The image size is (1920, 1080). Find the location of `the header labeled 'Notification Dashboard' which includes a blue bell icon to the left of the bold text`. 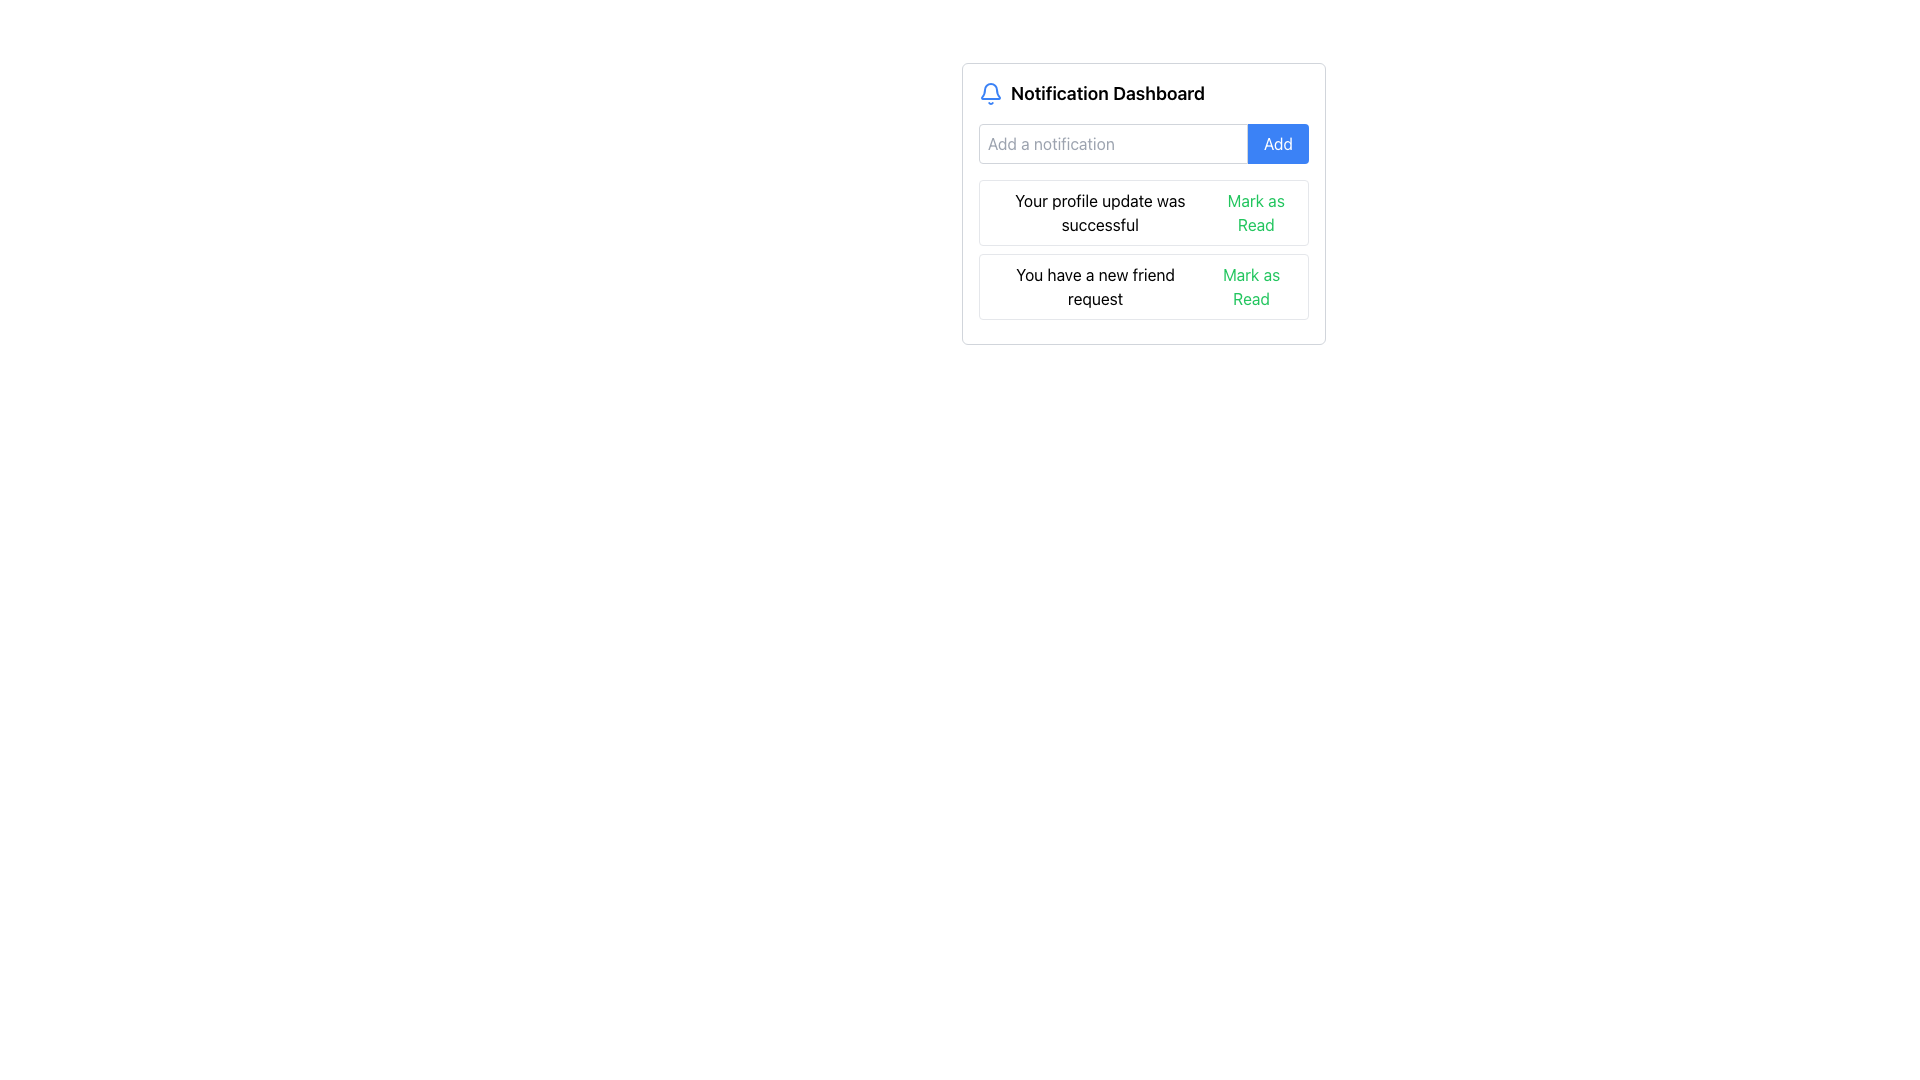

the header labeled 'Notification Dashboard' which includes a blue bell icon to the left of the bold text is located at coordinates (1143, 93).